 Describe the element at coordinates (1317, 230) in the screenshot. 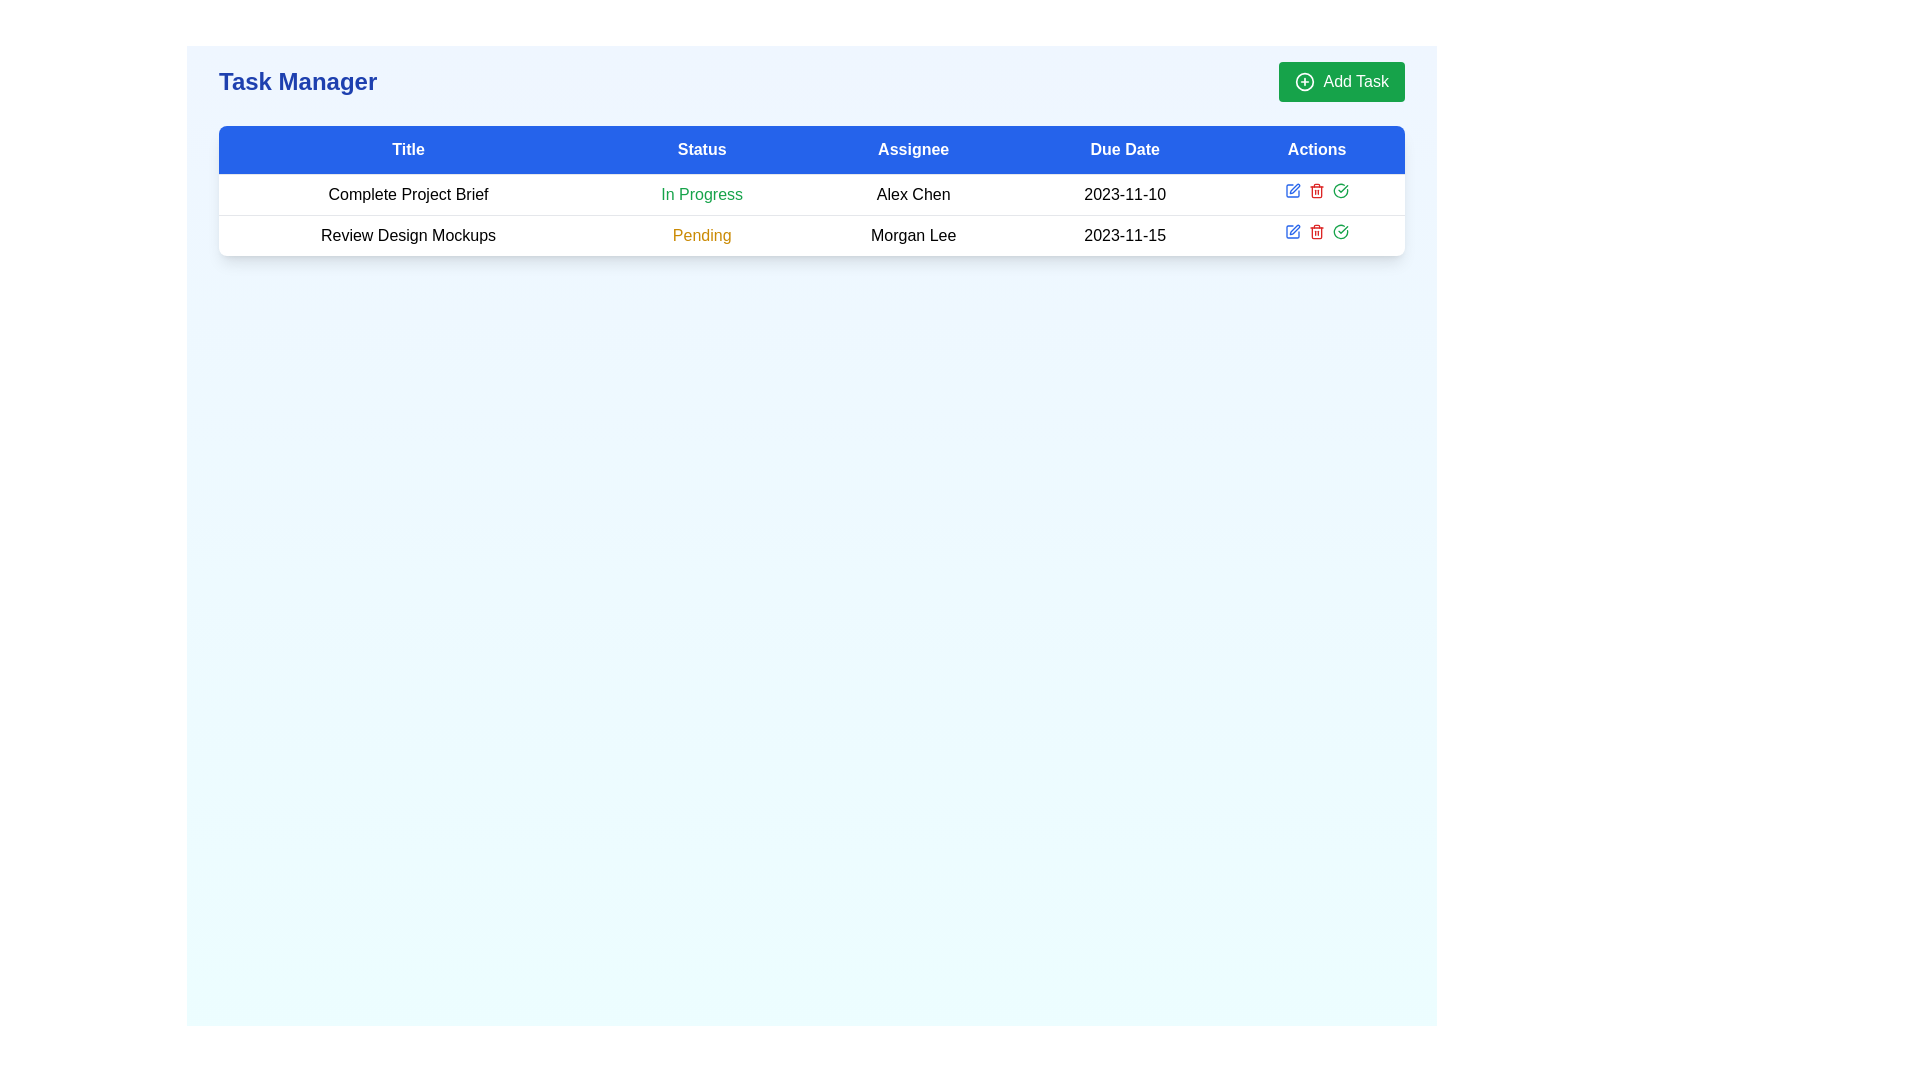

I see `the red-colored trash bin icon in the 'Actions' column of the last row in the task table` at that location.